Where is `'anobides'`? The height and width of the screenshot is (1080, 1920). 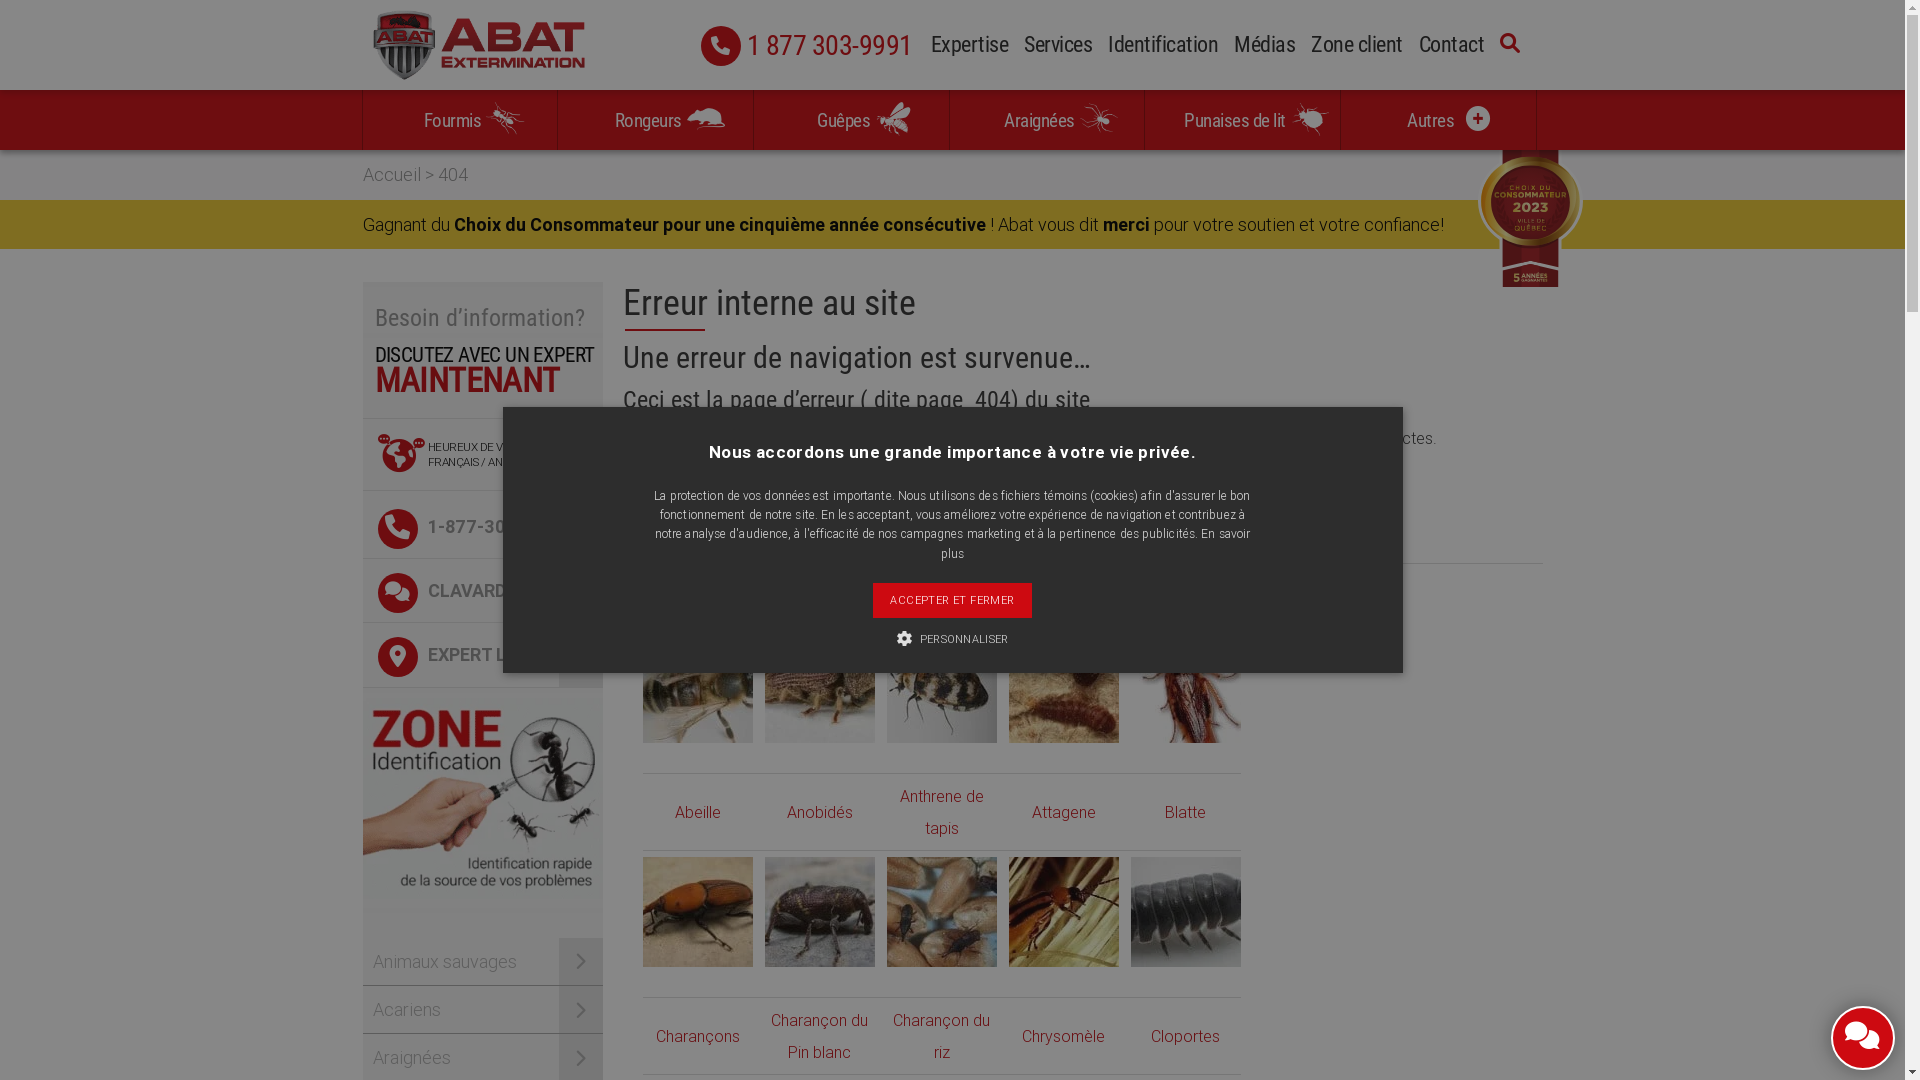 'anobides' is located at coordinates (762, 686).